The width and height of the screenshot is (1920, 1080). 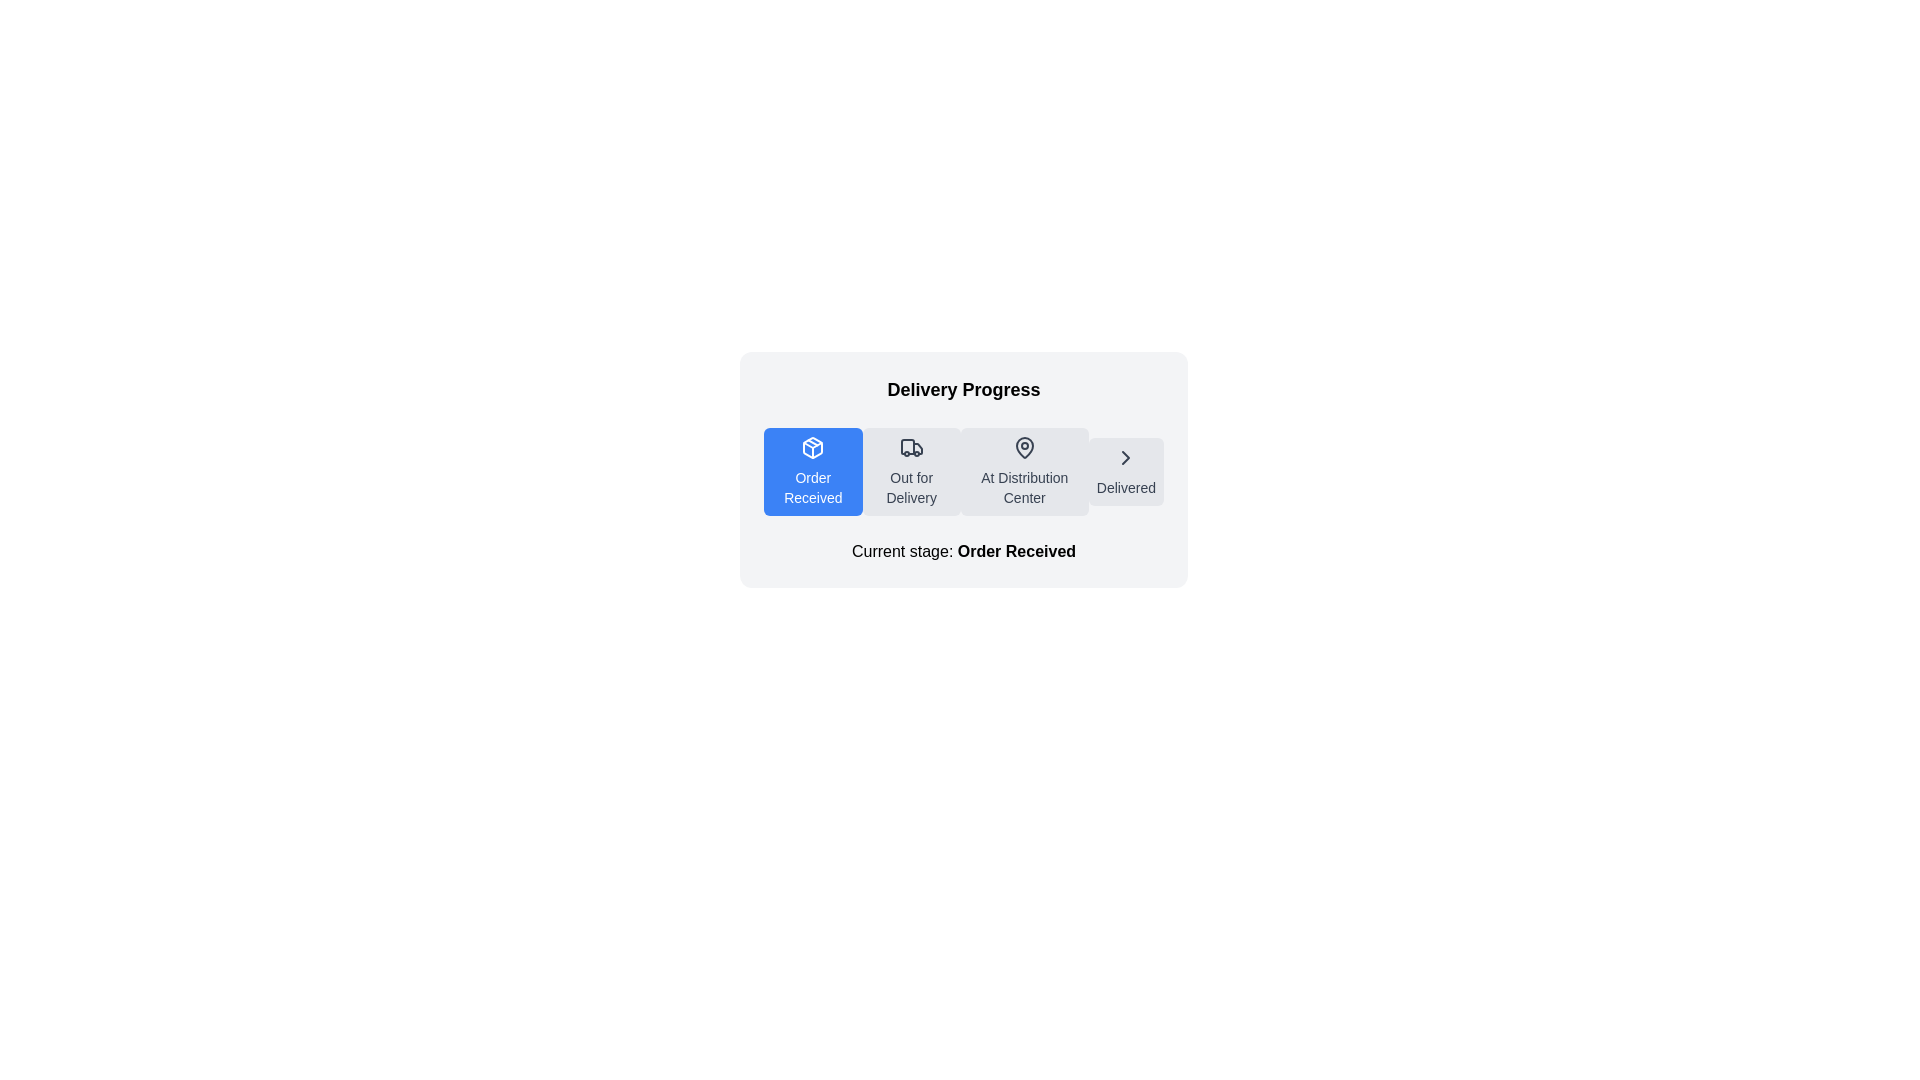 I want to click on the vector graphic icon representing a map pin located in the 'At Distribution Center' section of the delivery progress bar, so click(x=1024, y=446).